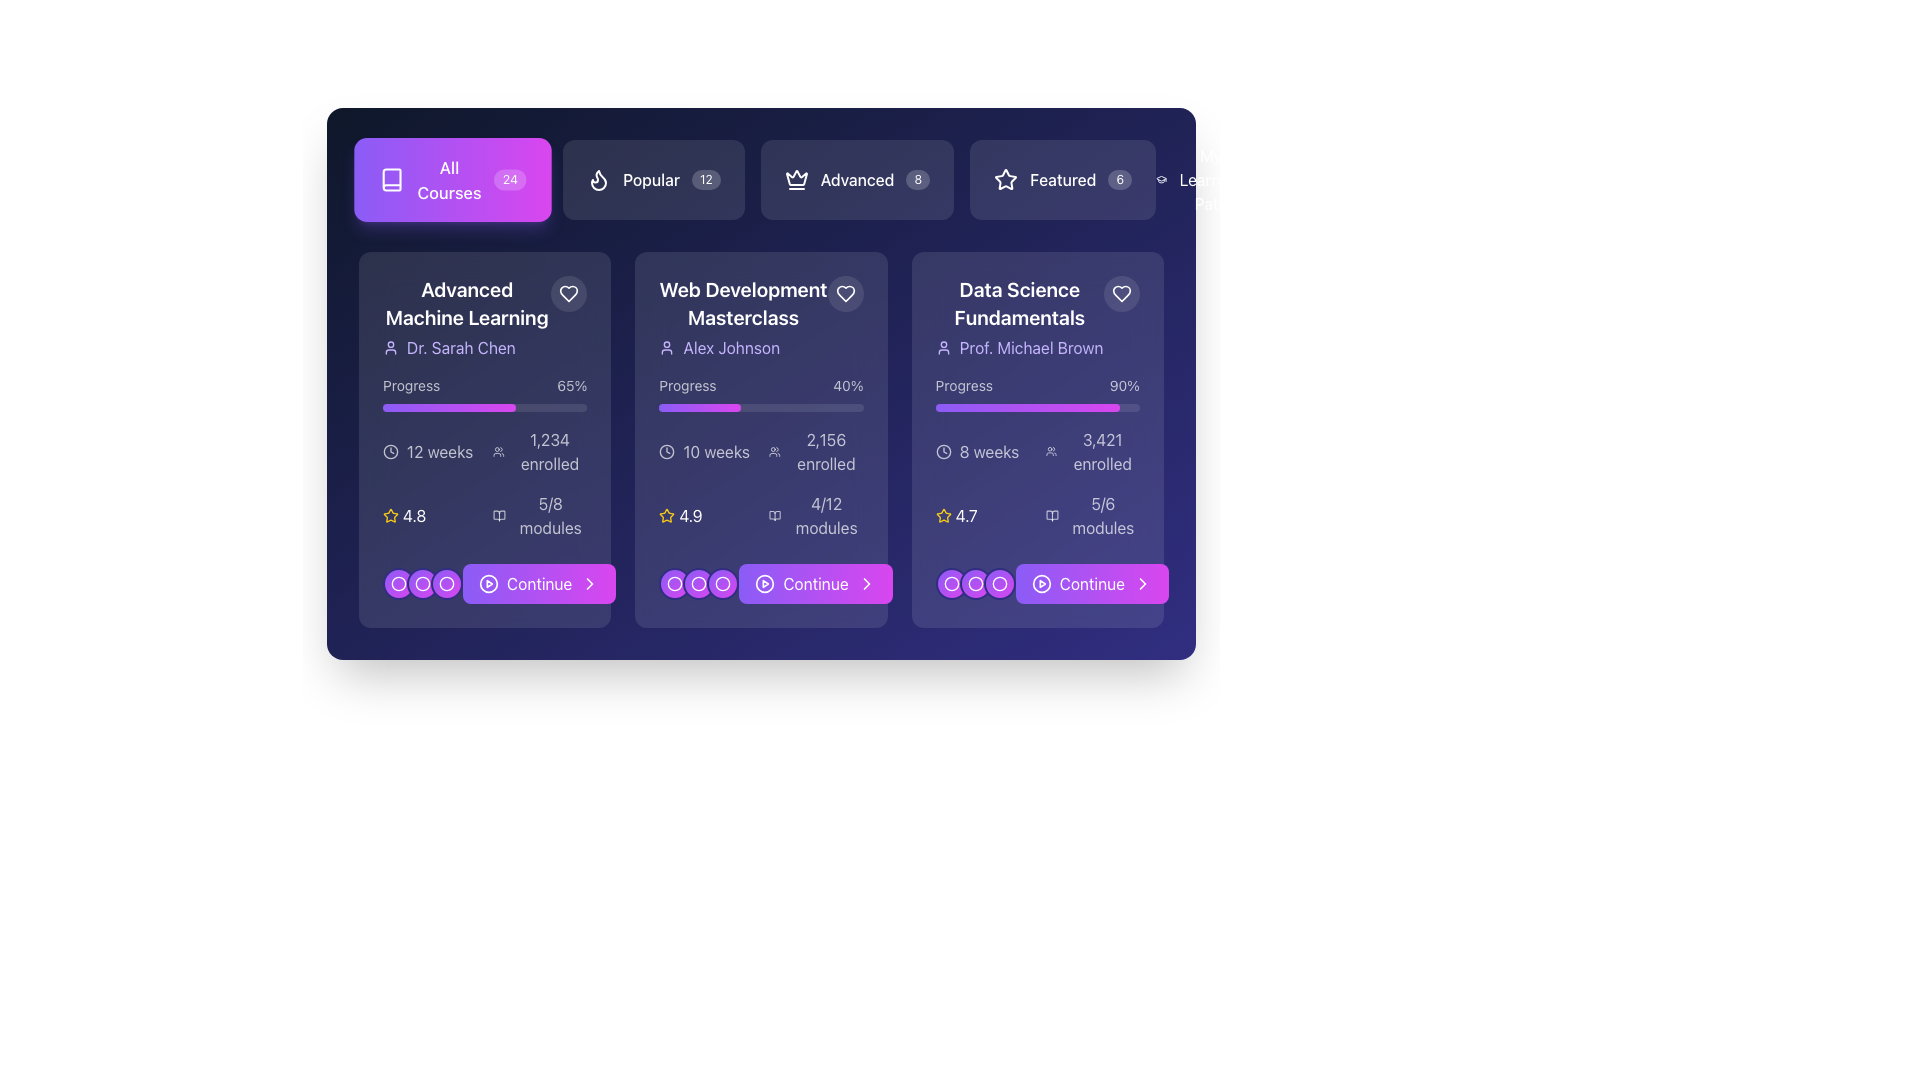 The height and width of the screenshot is (1080, 1920). I want to click on the 'Advanced' button, which is a rounded rectangular button with a dark background, white text, and a crown icon, located between the 'Popular' and 'Featured' buttons, so click(857, 180).